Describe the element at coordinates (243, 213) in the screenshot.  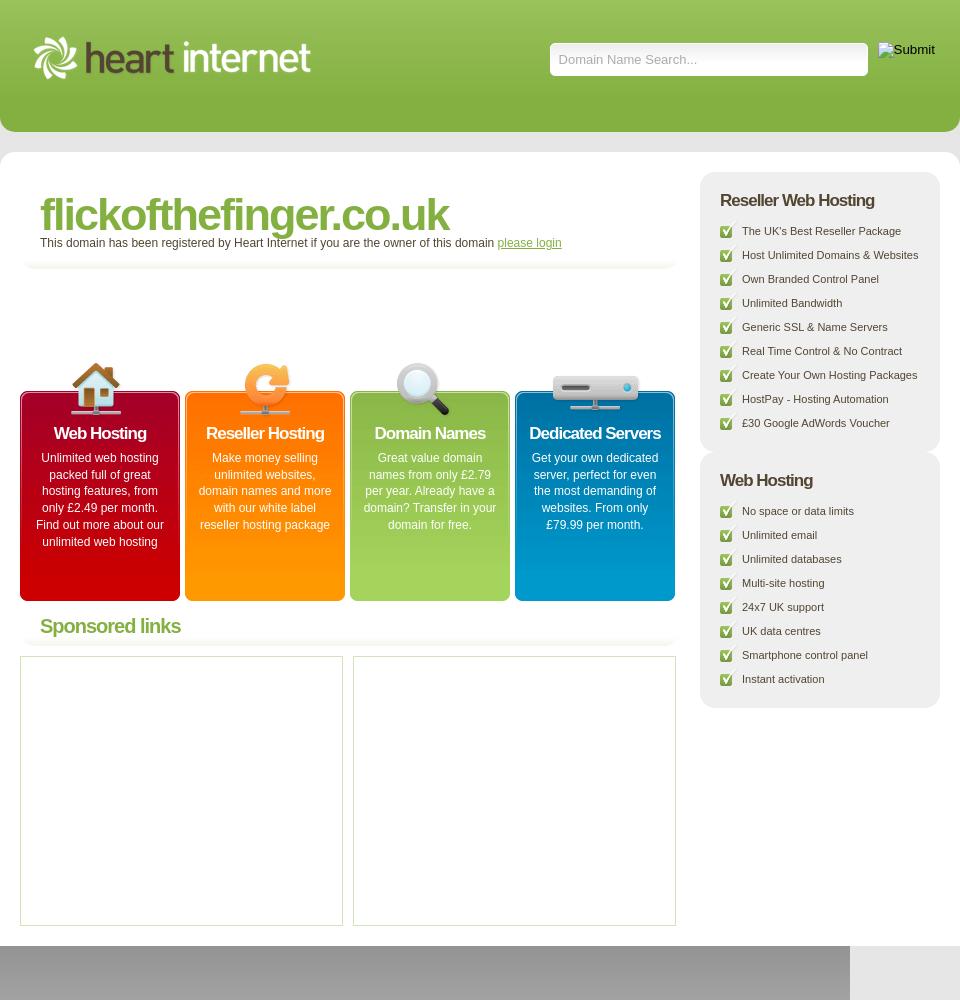
I see `'flickofthefinger.co.uk'` at that location.